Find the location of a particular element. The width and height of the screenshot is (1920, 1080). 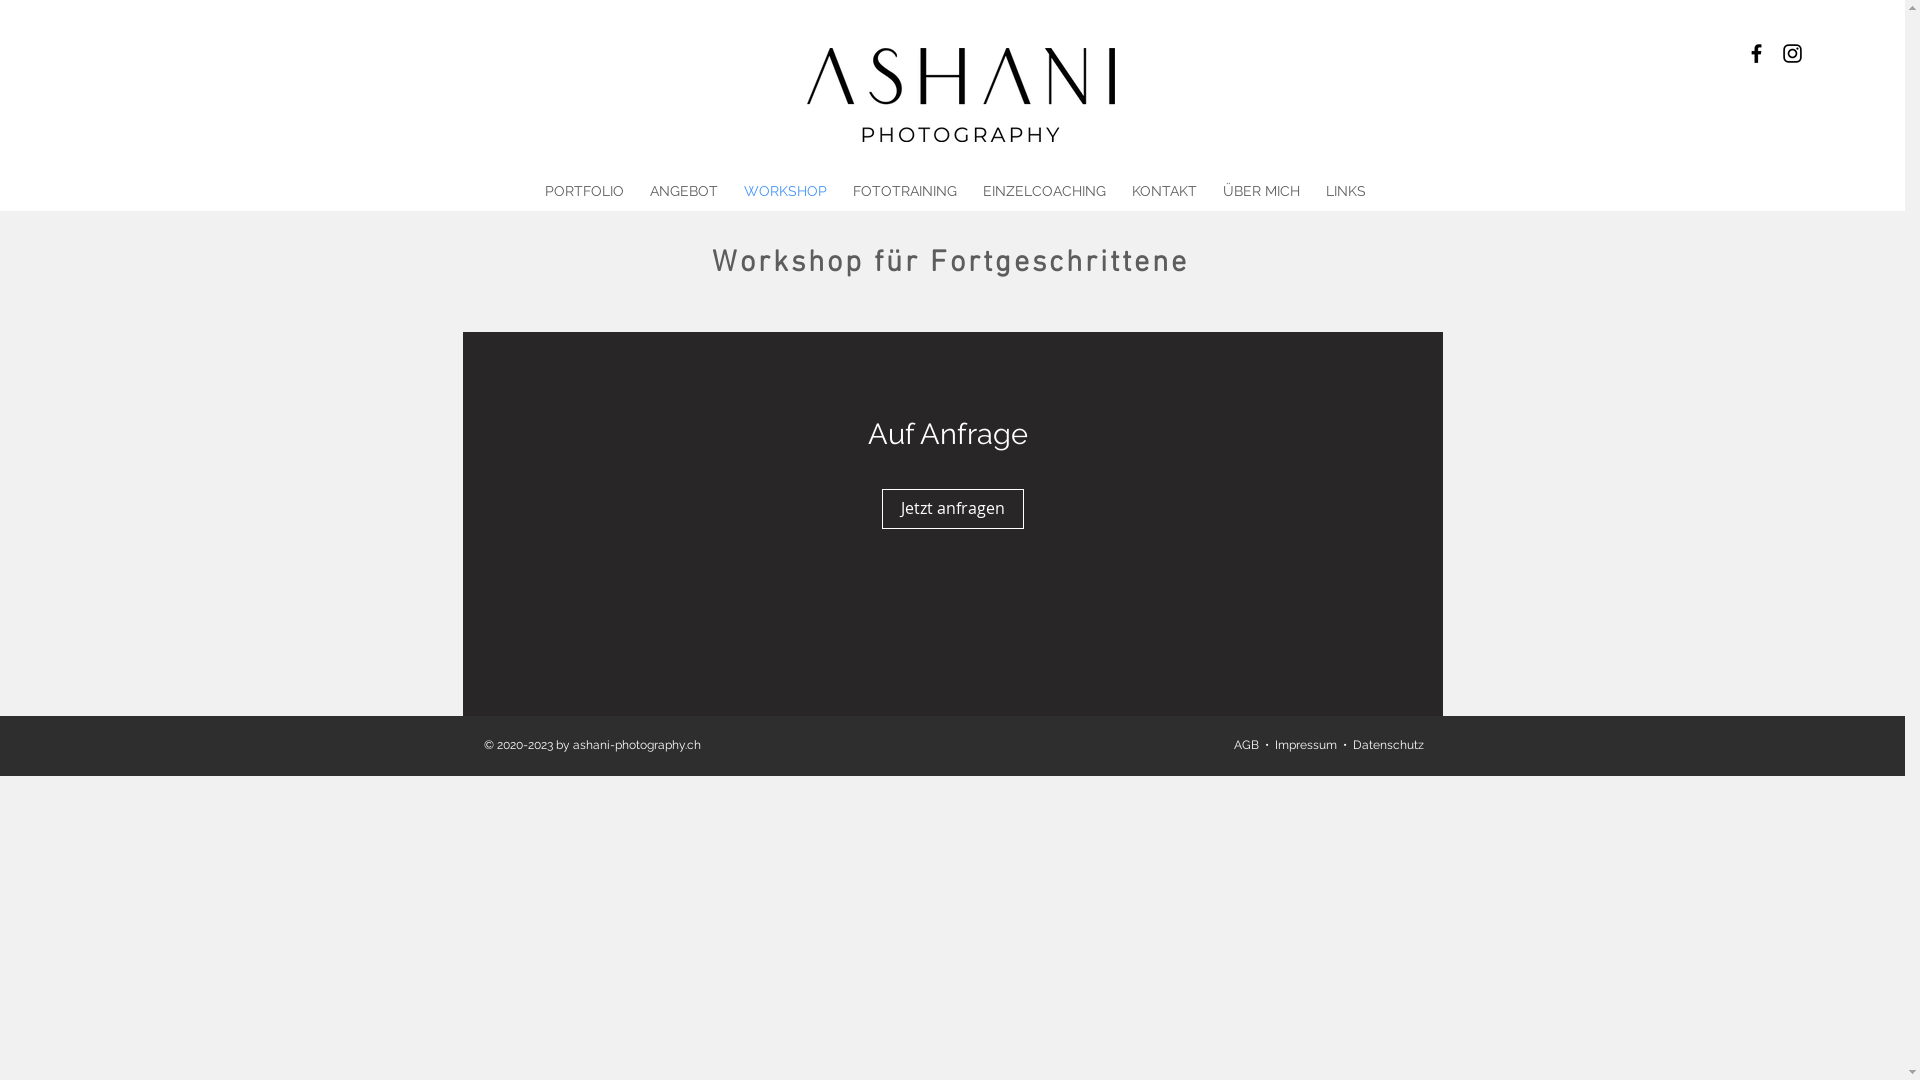

'PORTFOLIO' is located at coordinates (532, 191).